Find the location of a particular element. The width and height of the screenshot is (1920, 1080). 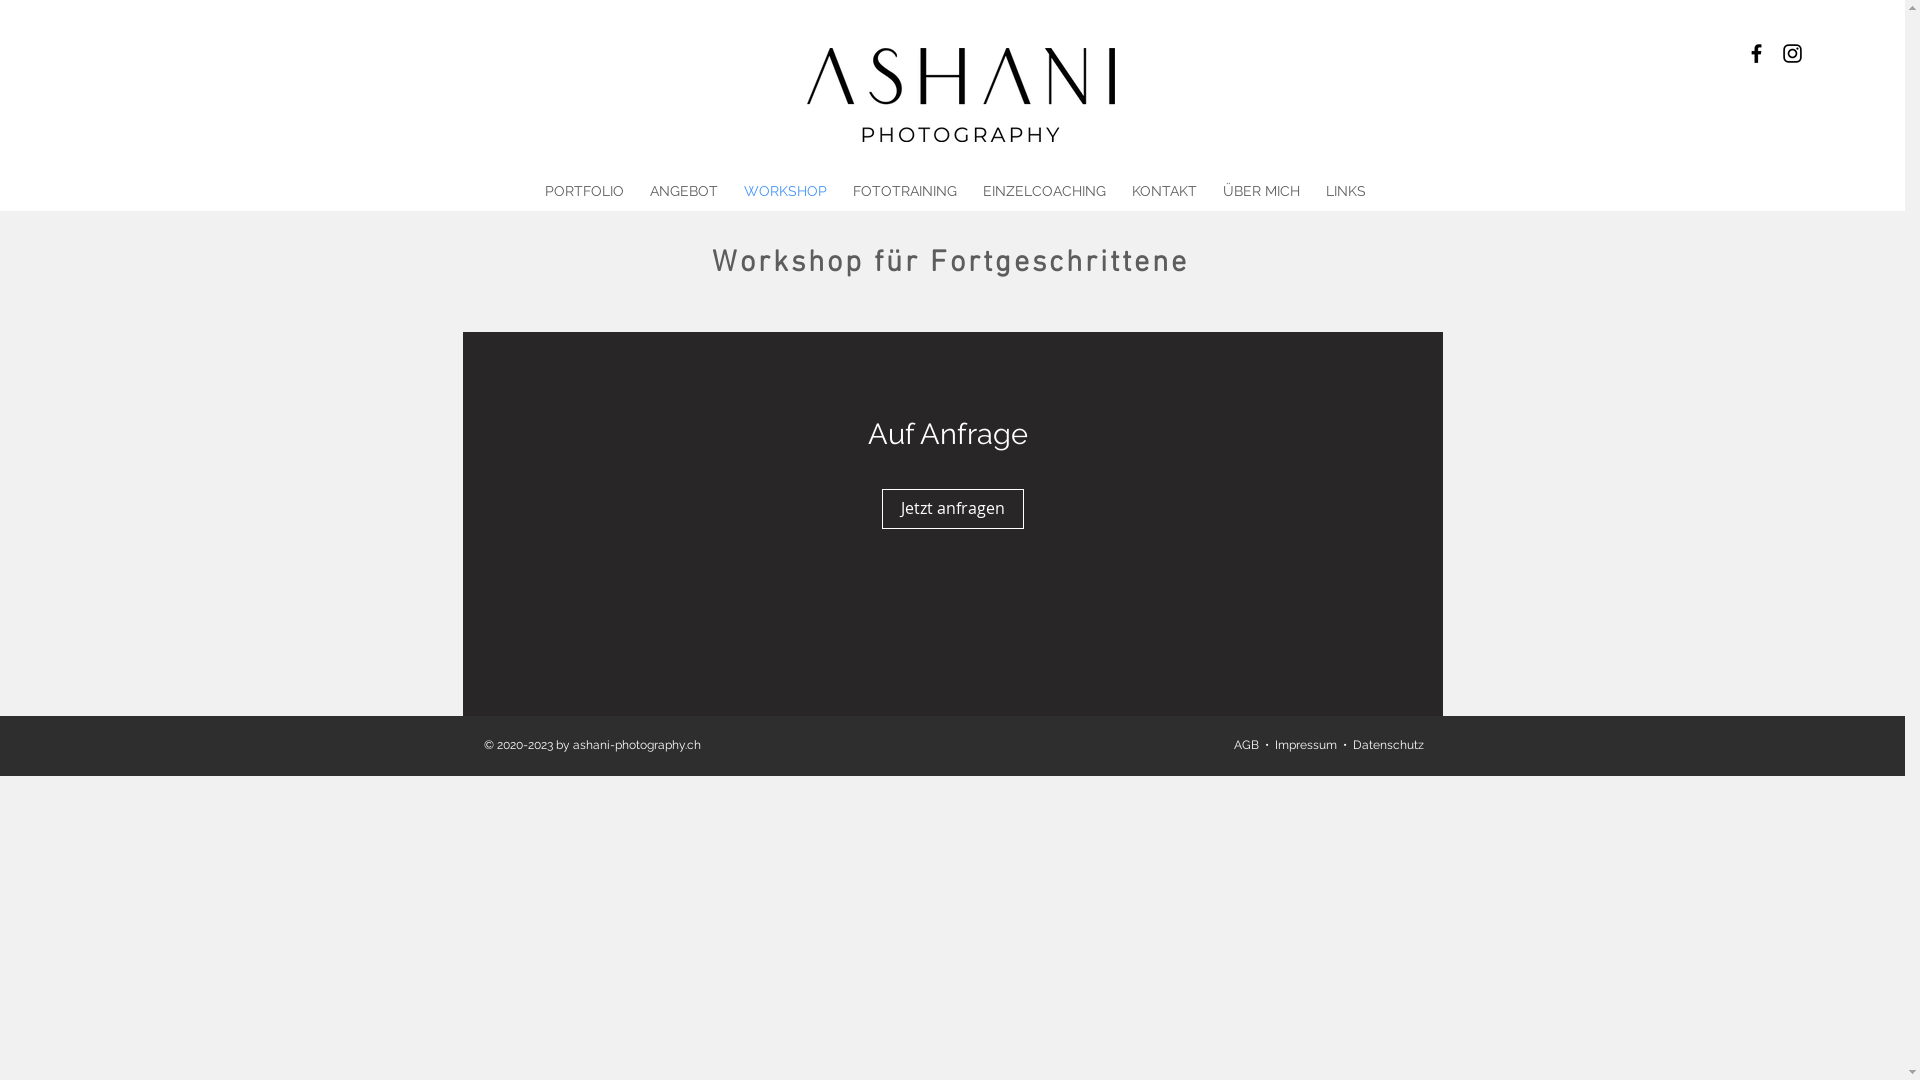

'PORTFOLIO' is located at coordinates (532, 191).